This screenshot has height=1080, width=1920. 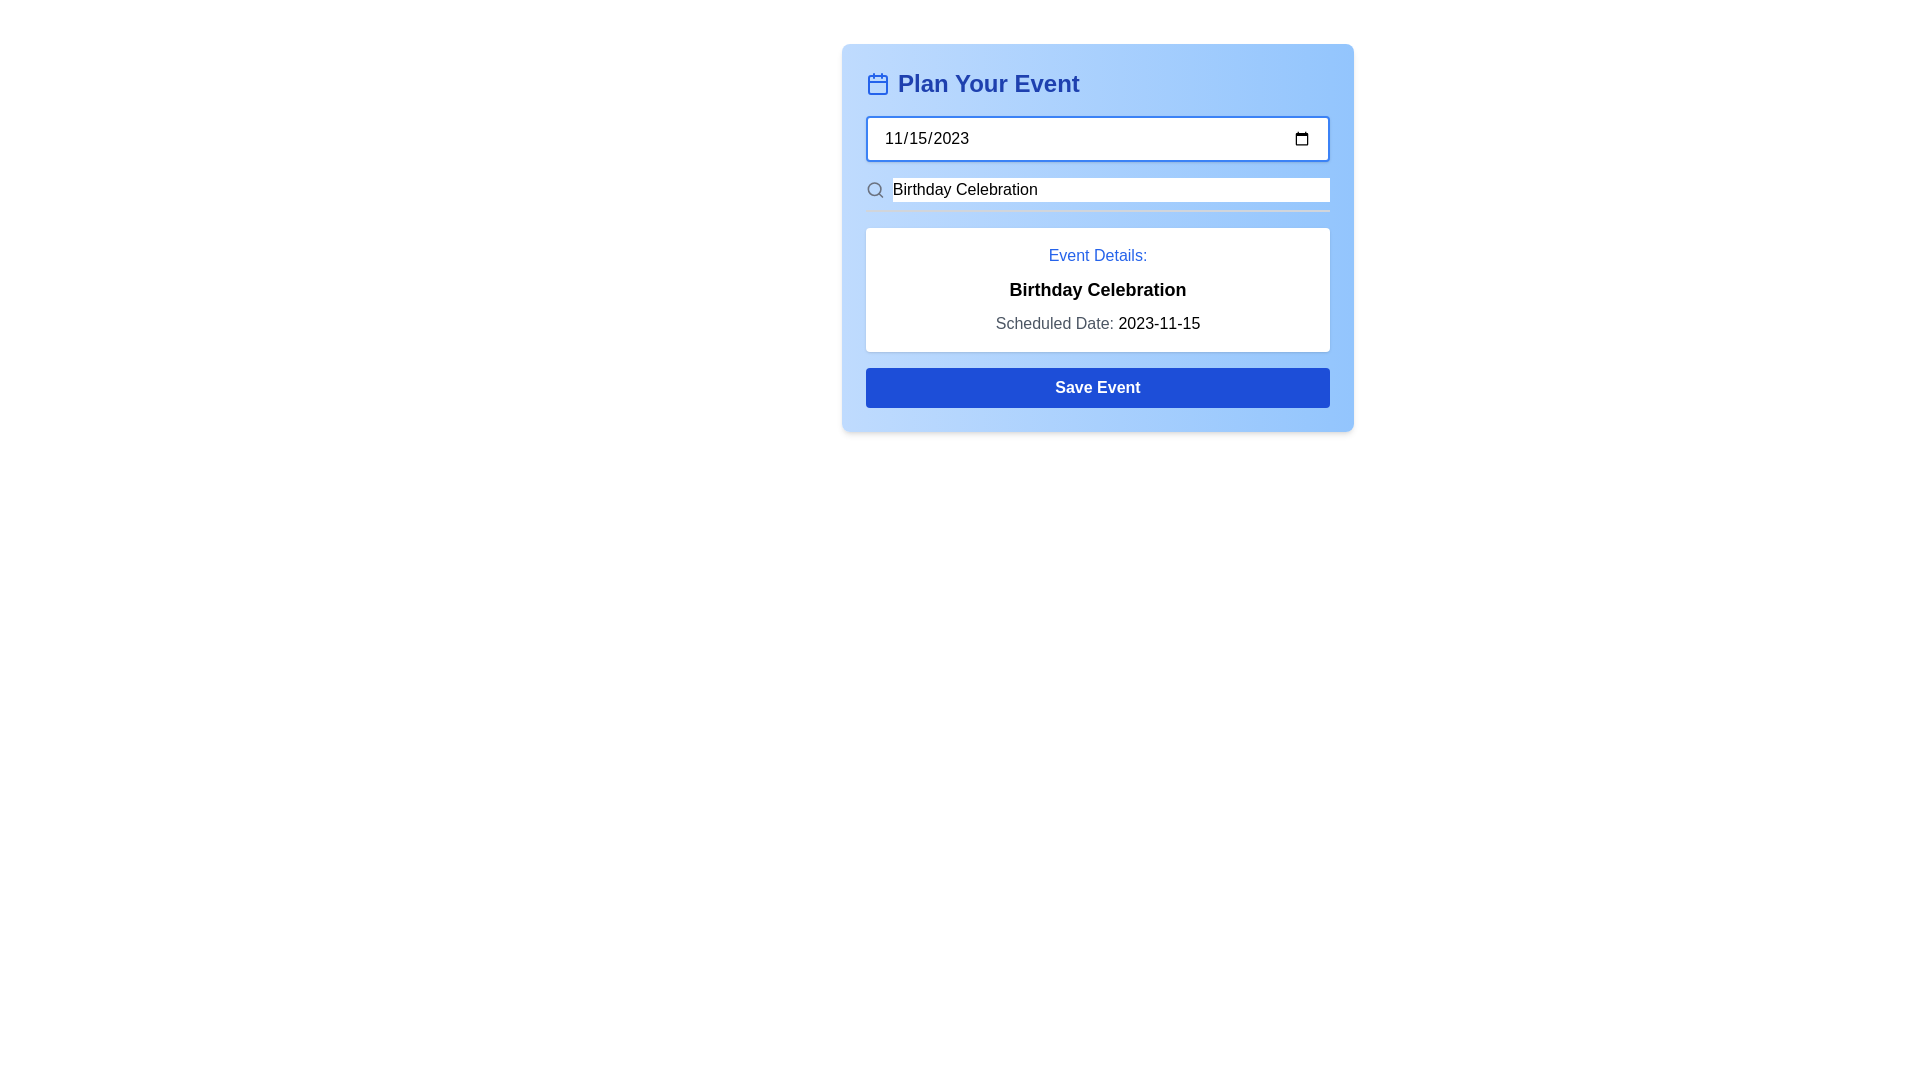 I want to click on displayed static text element showing the scheduled date for the event, which is part of the sentence 'Scheduled Date: 2023-11-15' located in the event details section of the 'Plan Your Event' card, so click(x=1159, y=322).